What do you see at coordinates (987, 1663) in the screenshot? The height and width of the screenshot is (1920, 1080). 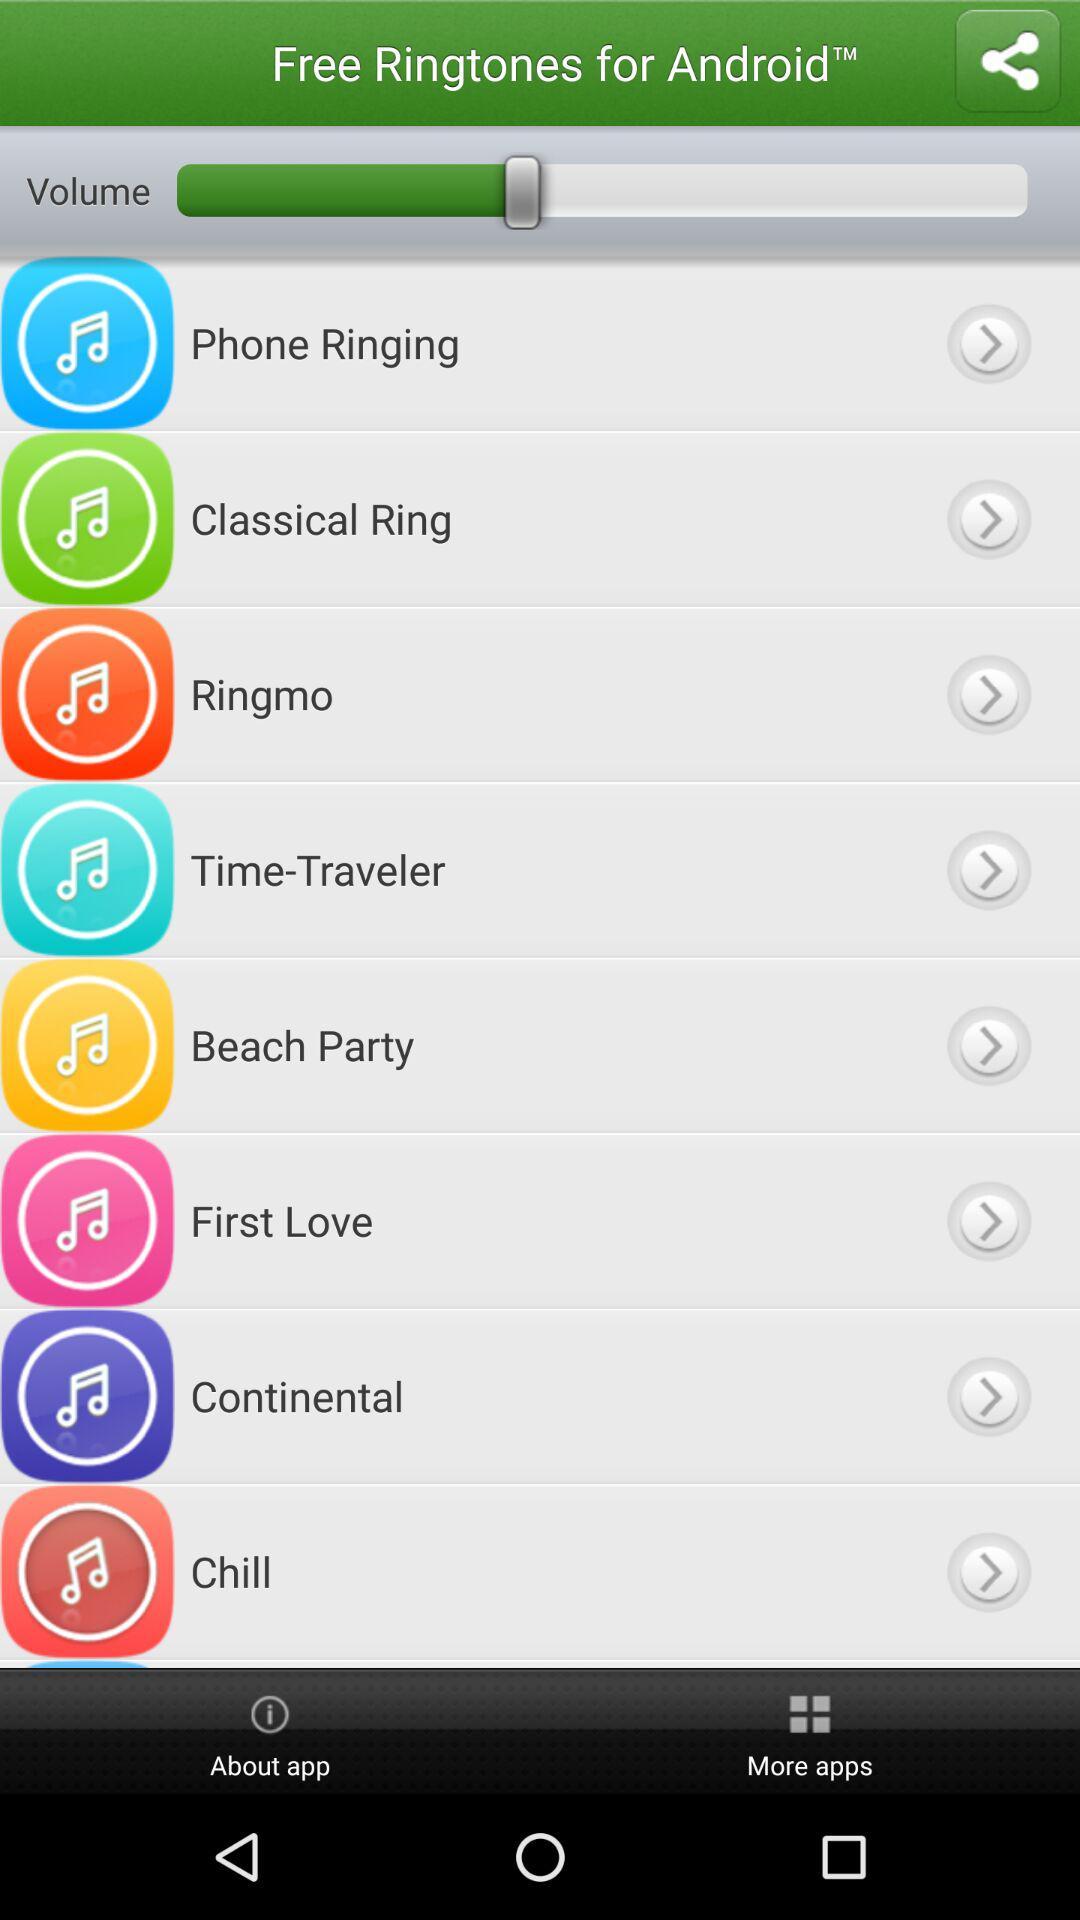 I see `show more` at bounding box center [987, 1663].